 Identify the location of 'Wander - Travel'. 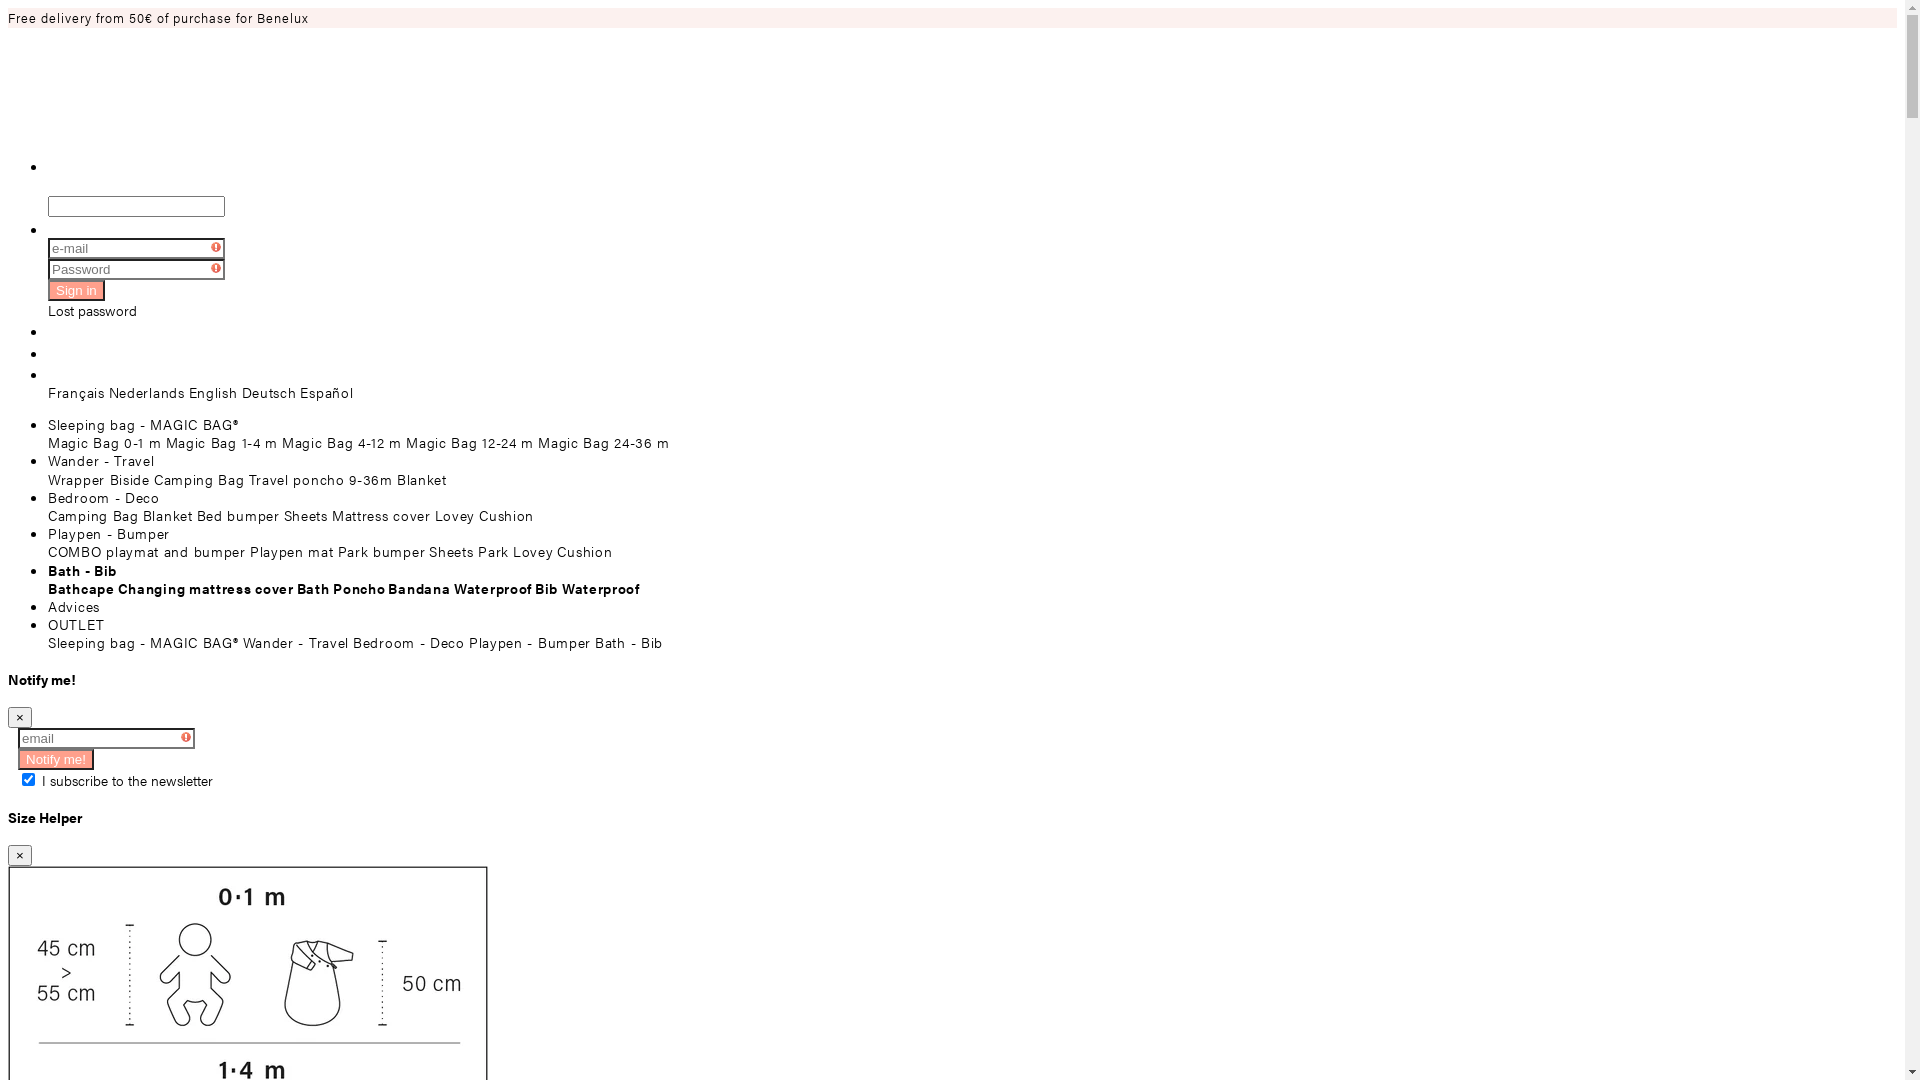
(100, 459).